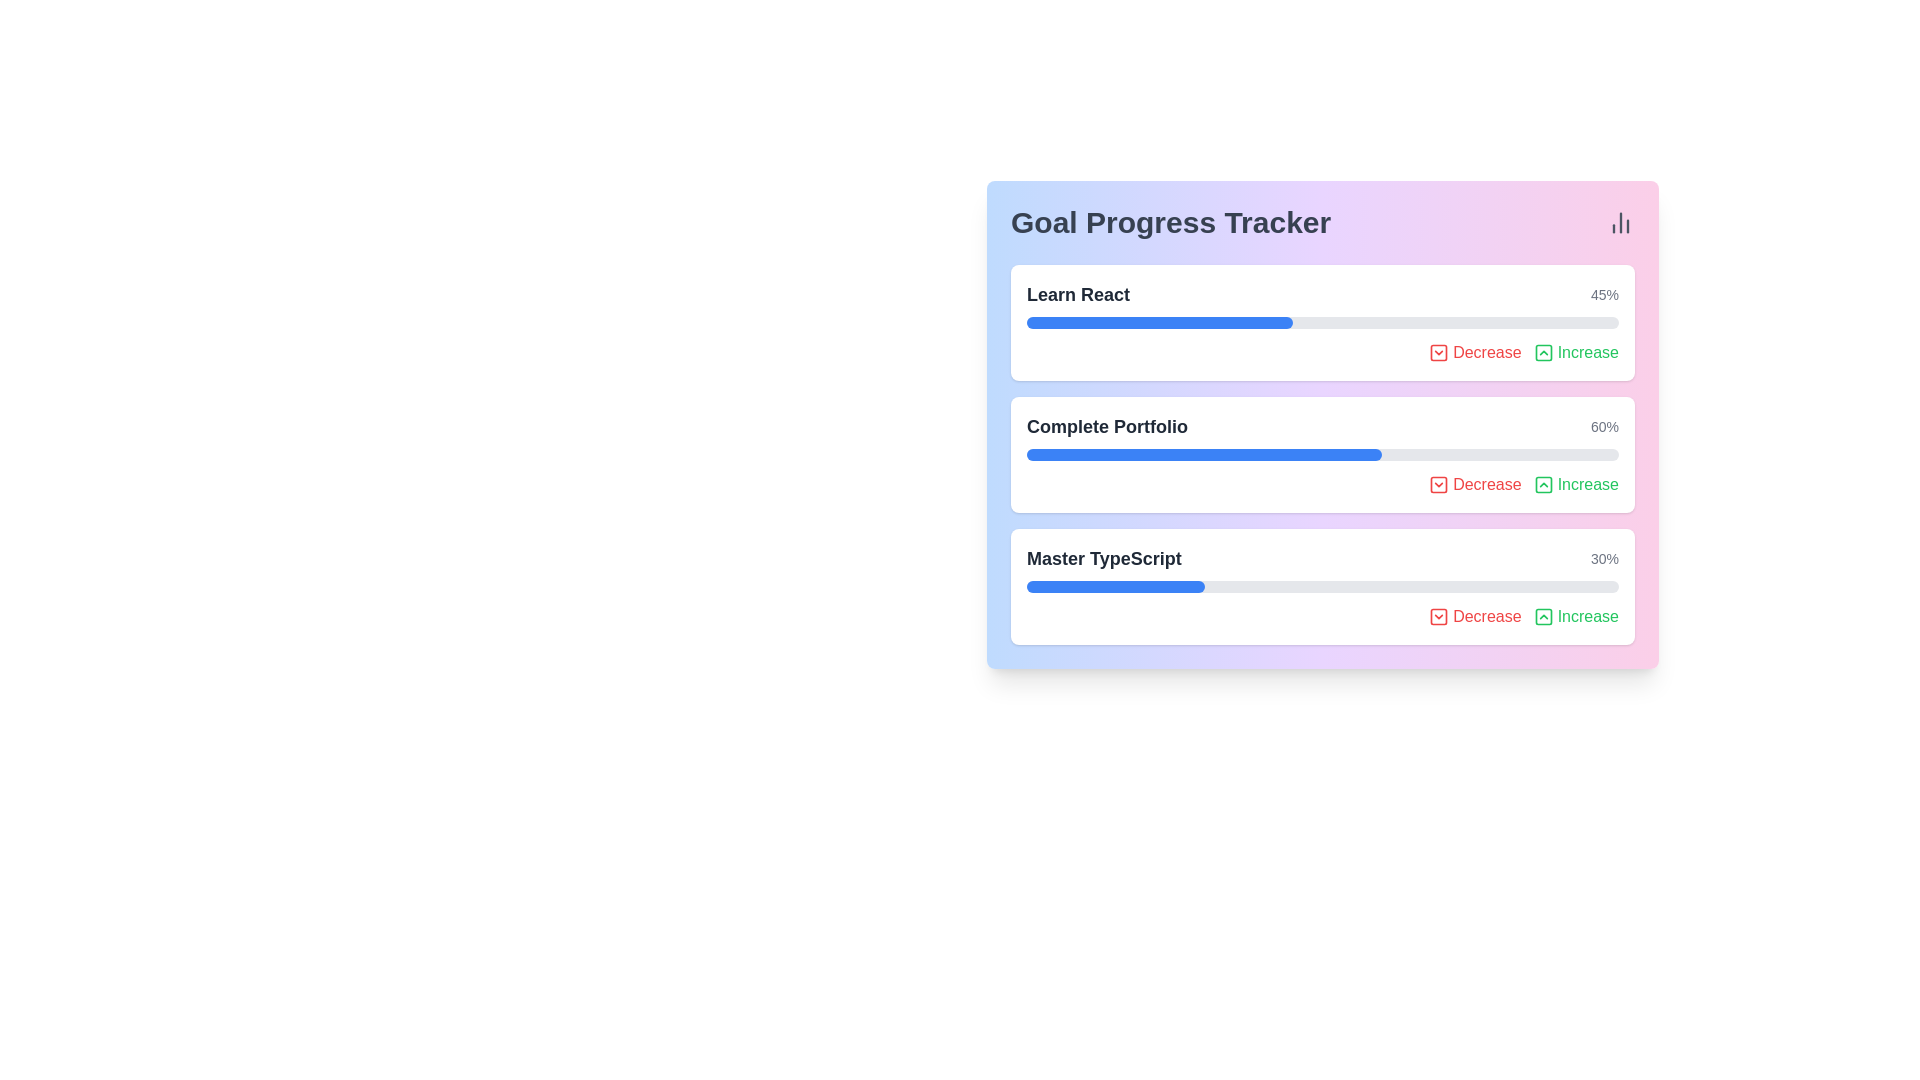 The height and width of the screenshot is (1080, 1920). I want to click on the 'Increase' button containing the upward-pointing chevron icon for keyboard interaction, so click(1542, 485).